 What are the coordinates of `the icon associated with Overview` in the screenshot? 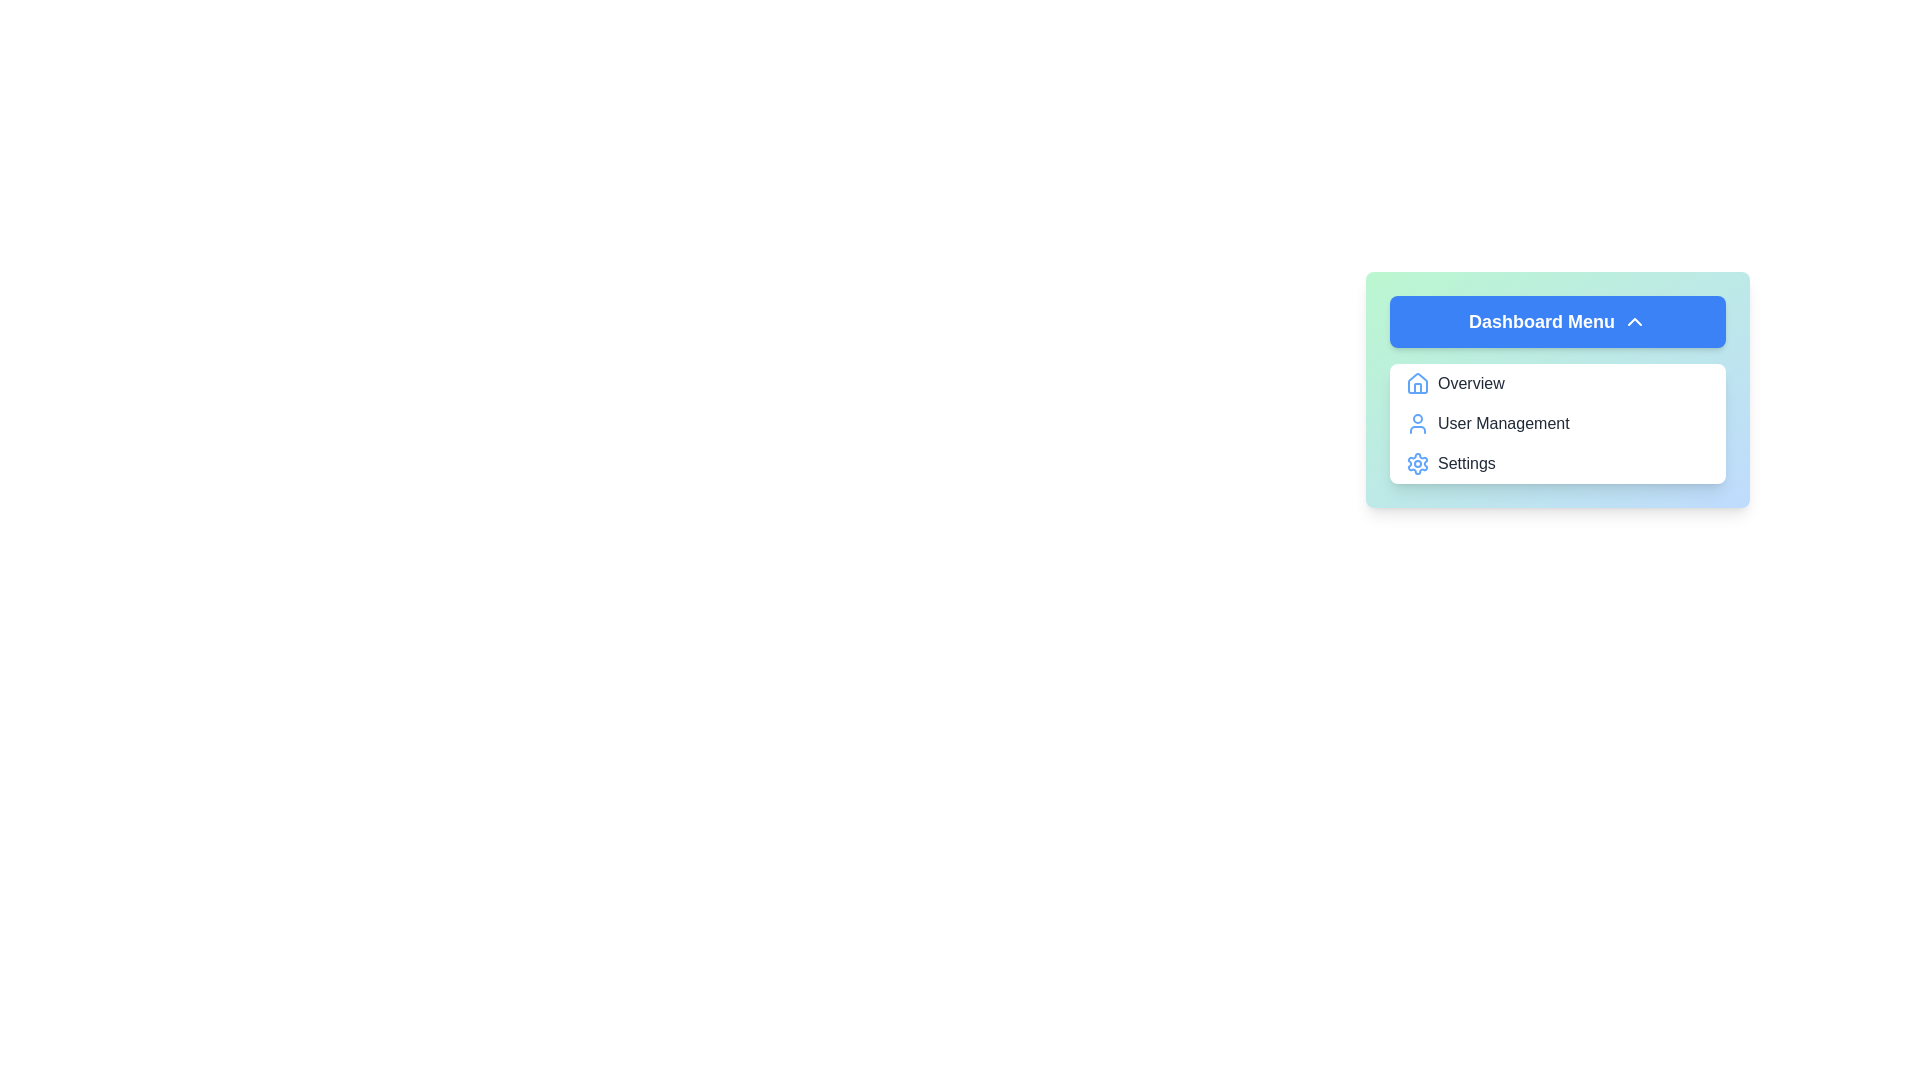 It's located at (1416, 384).